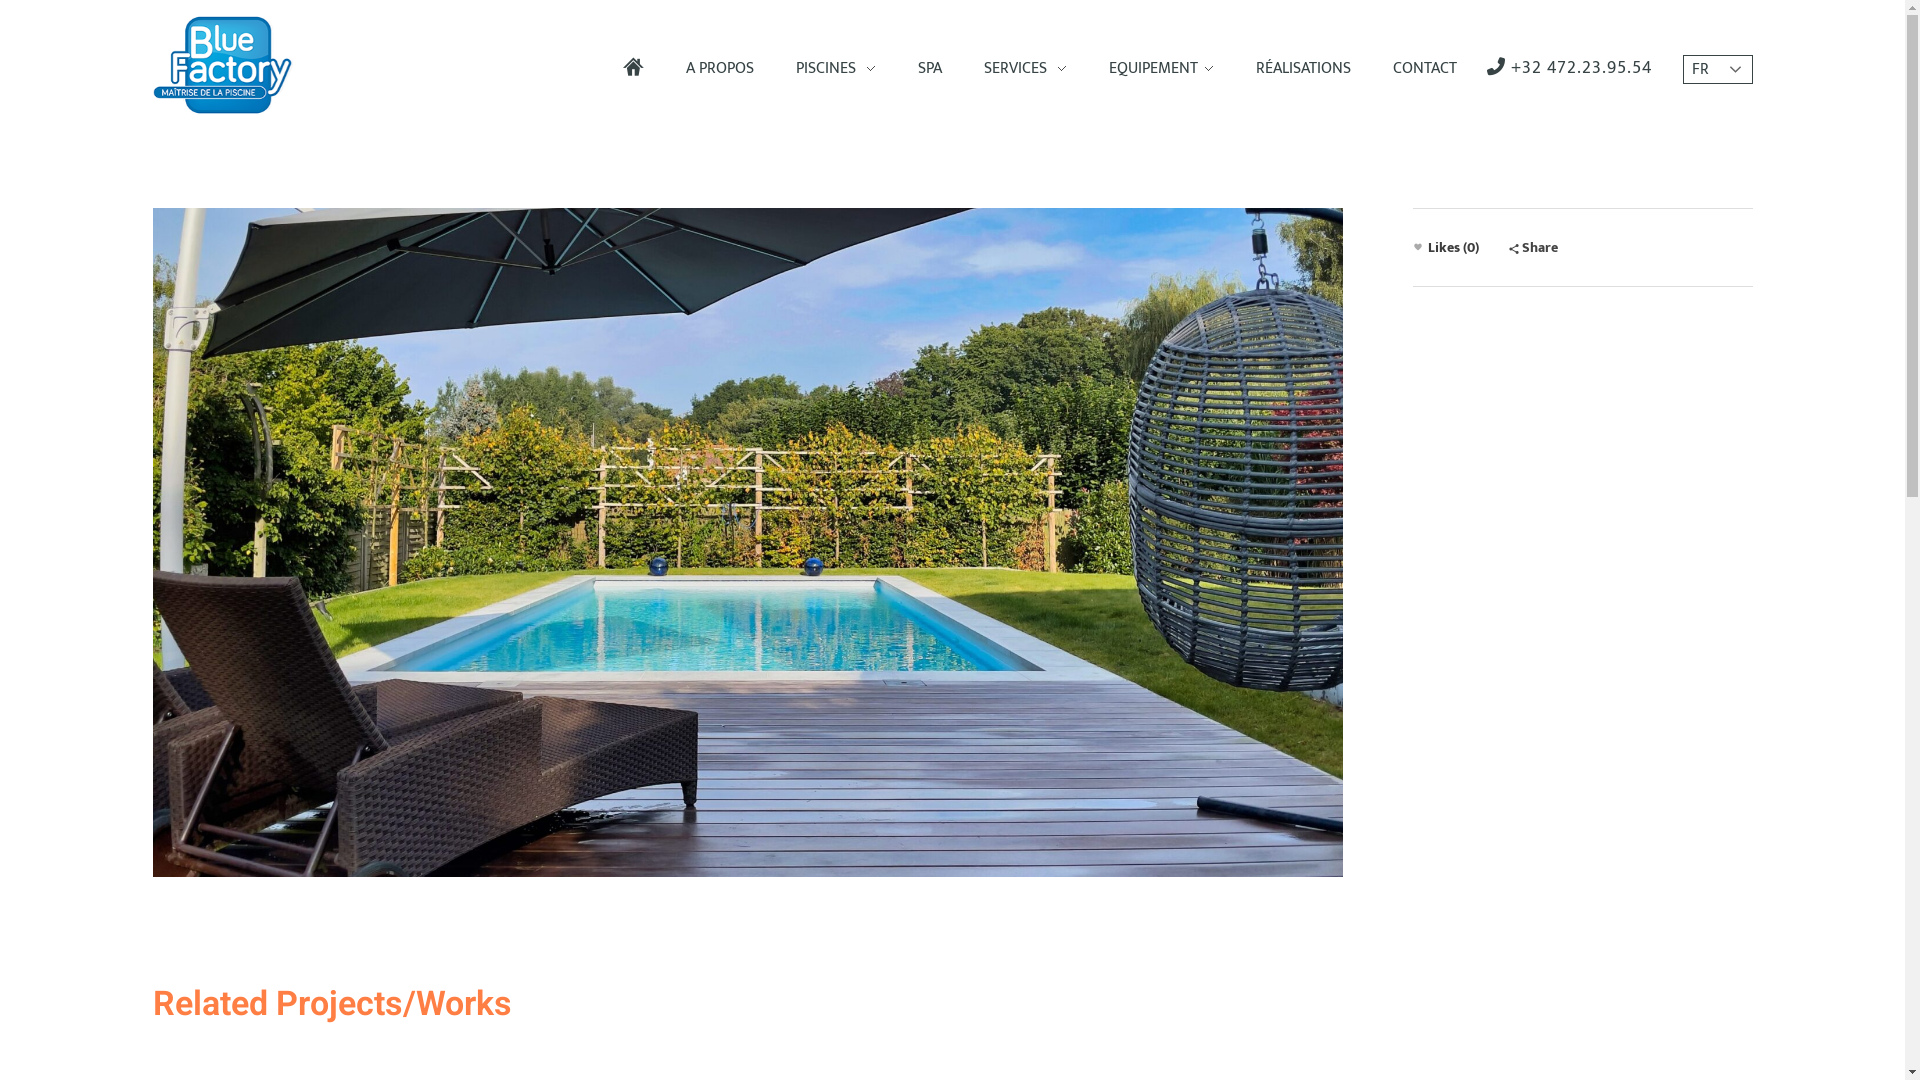  Describe the element at coordinates (1486, 67) in the screenshot. I see `'+32 472.23.95.54'` at that location.